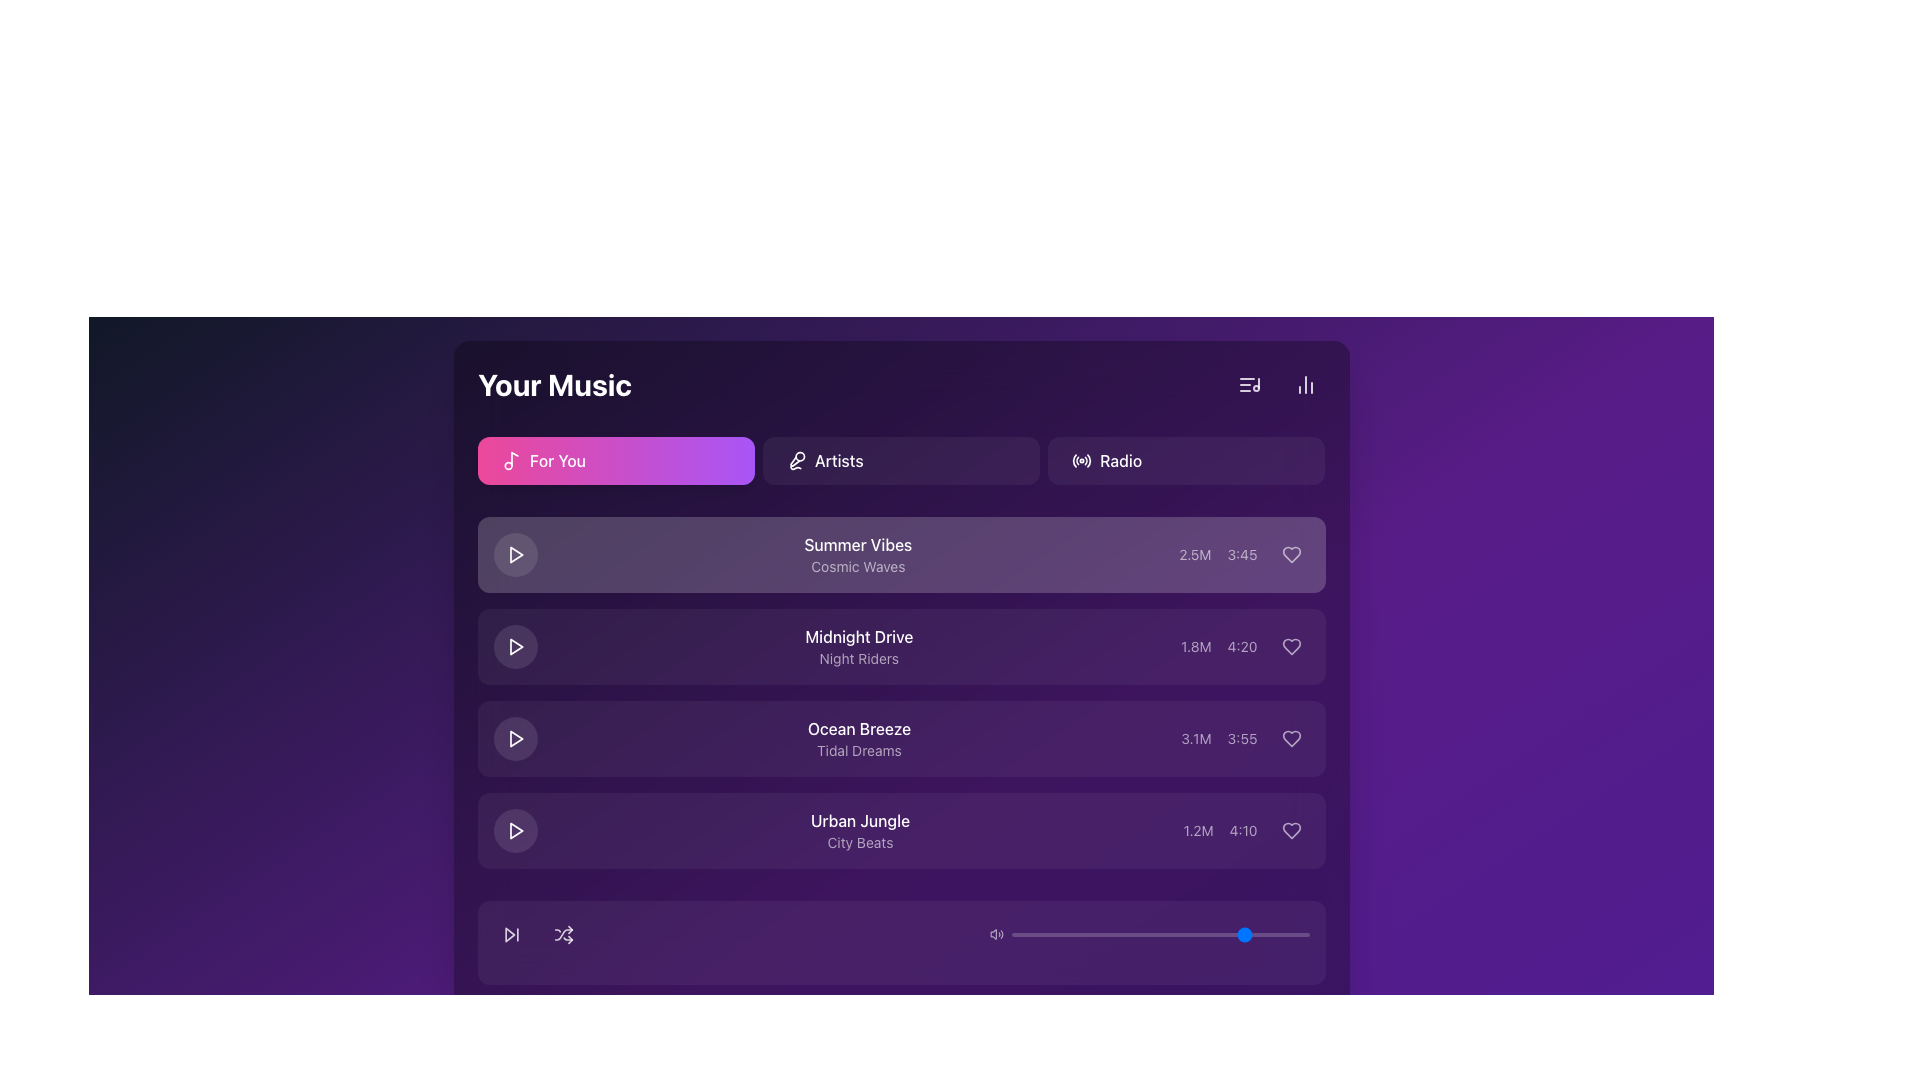  I want to click on the Textual Information Display that shows the number of plays '1.8M' and track duration '4:20', located to the right of the track title 'Midnight Drive' and artist name 'Night Riders', so click(1244, 647).